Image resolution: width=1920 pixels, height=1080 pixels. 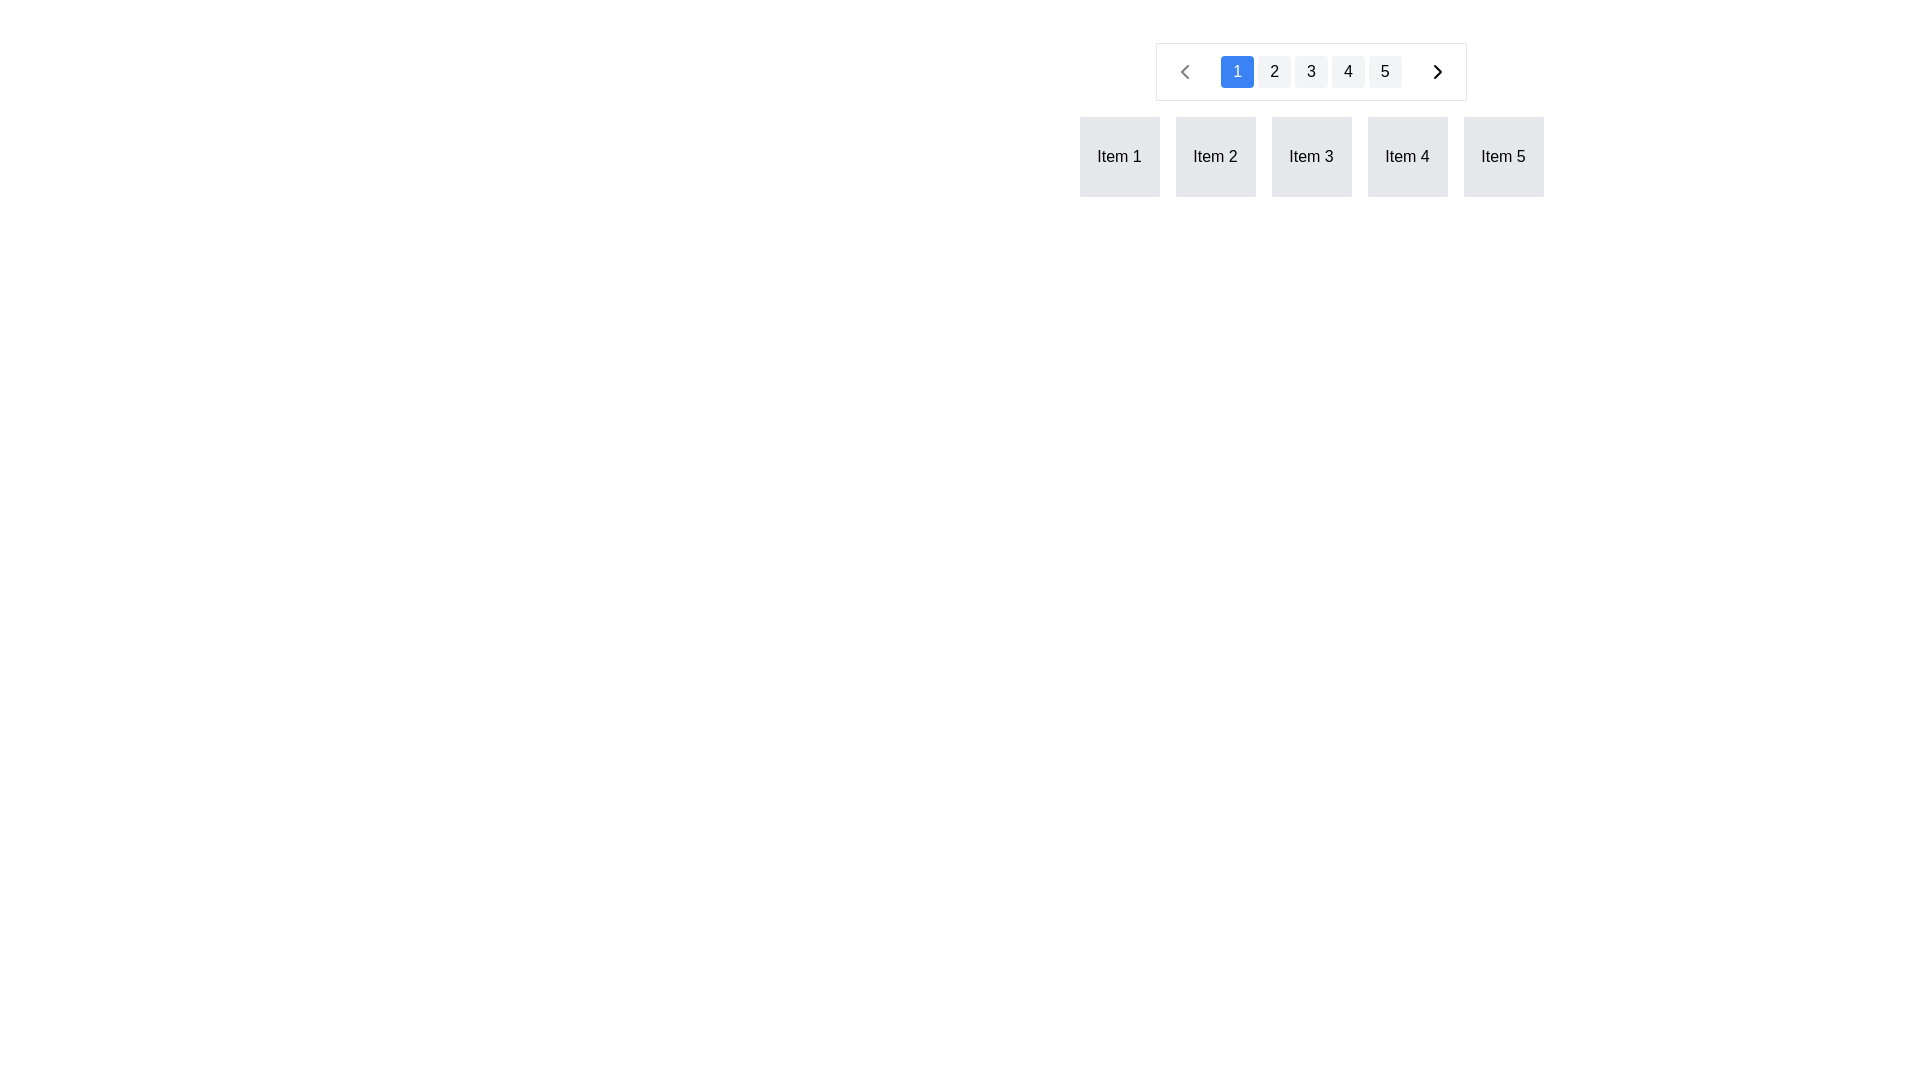 What do you see at coordinates (1273, 71) in the screenshot?
I see `the pagination button labeled '2' with a gray background` at bounding box center [1273, 71].